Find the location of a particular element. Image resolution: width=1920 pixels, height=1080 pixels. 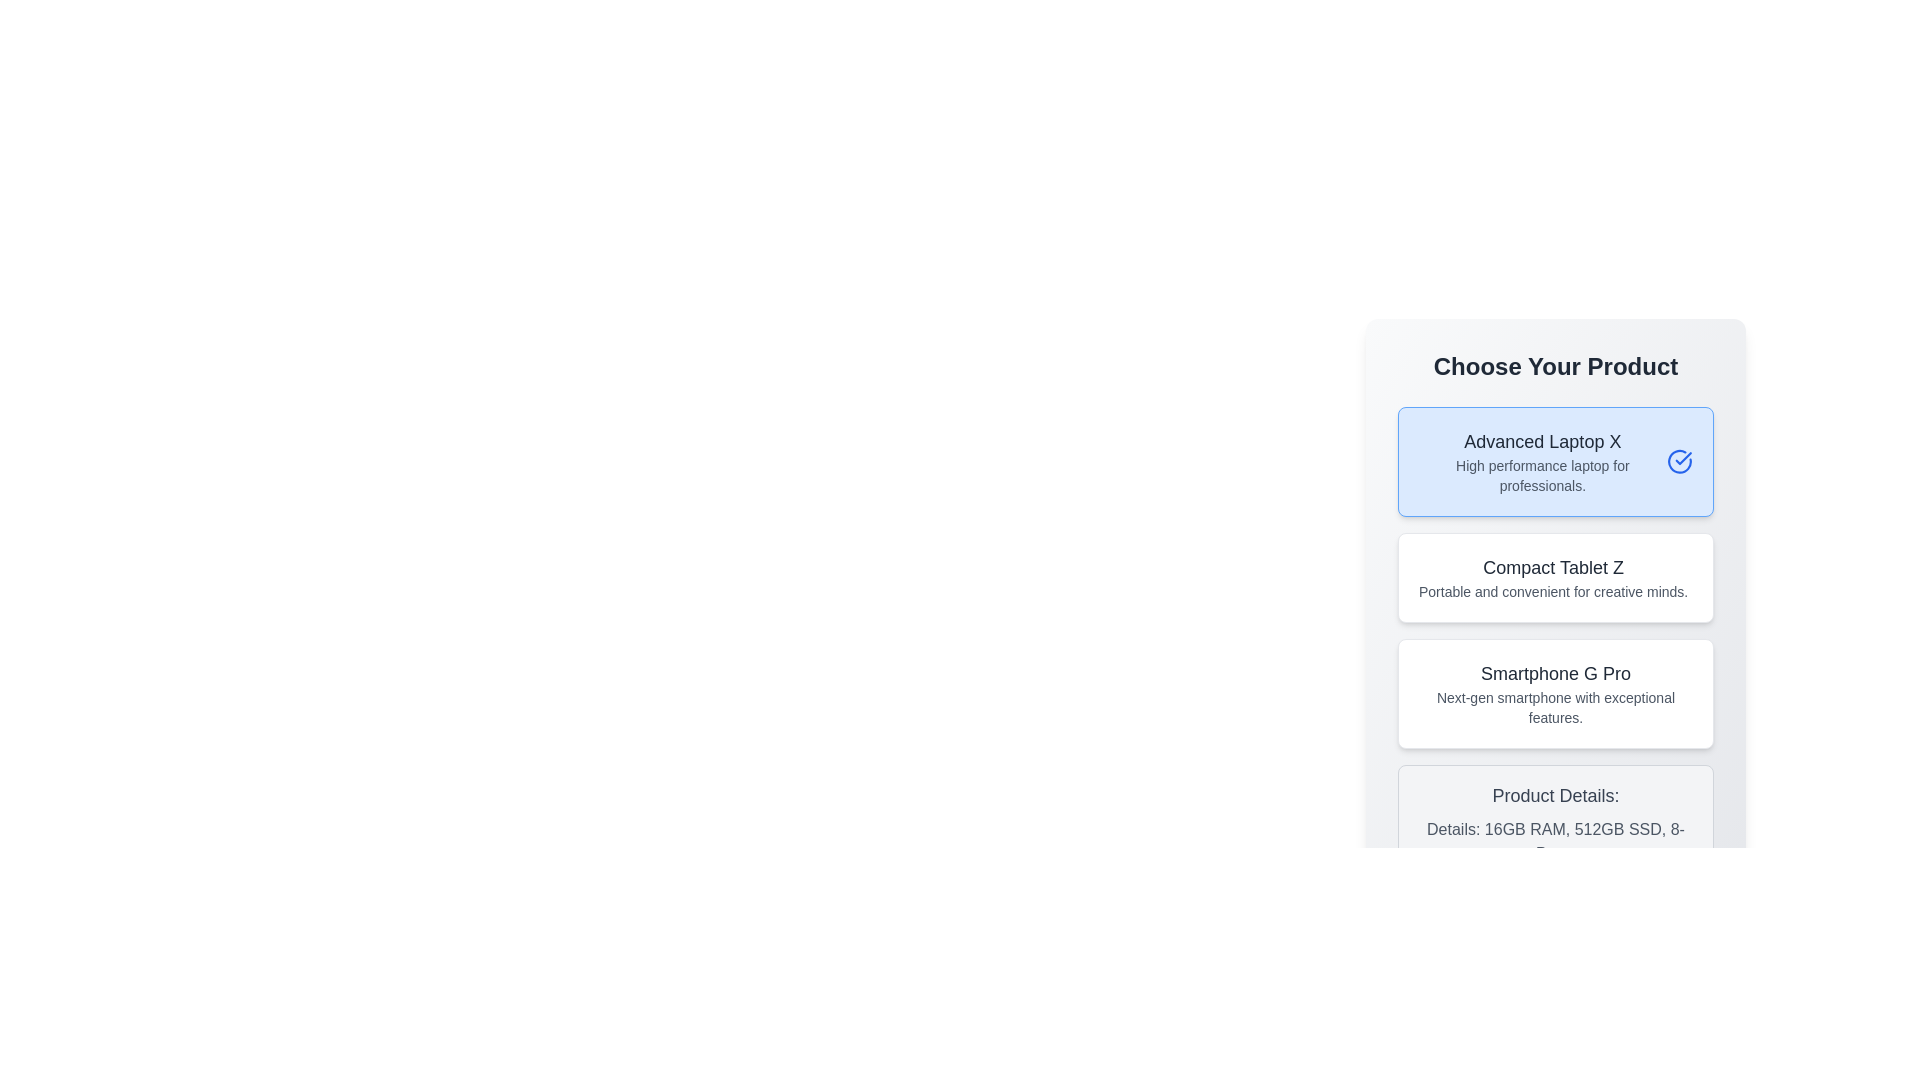

the first selectable card labeled 'Advanced Laptop X' in the product list is located at coordinates (1554, 462).